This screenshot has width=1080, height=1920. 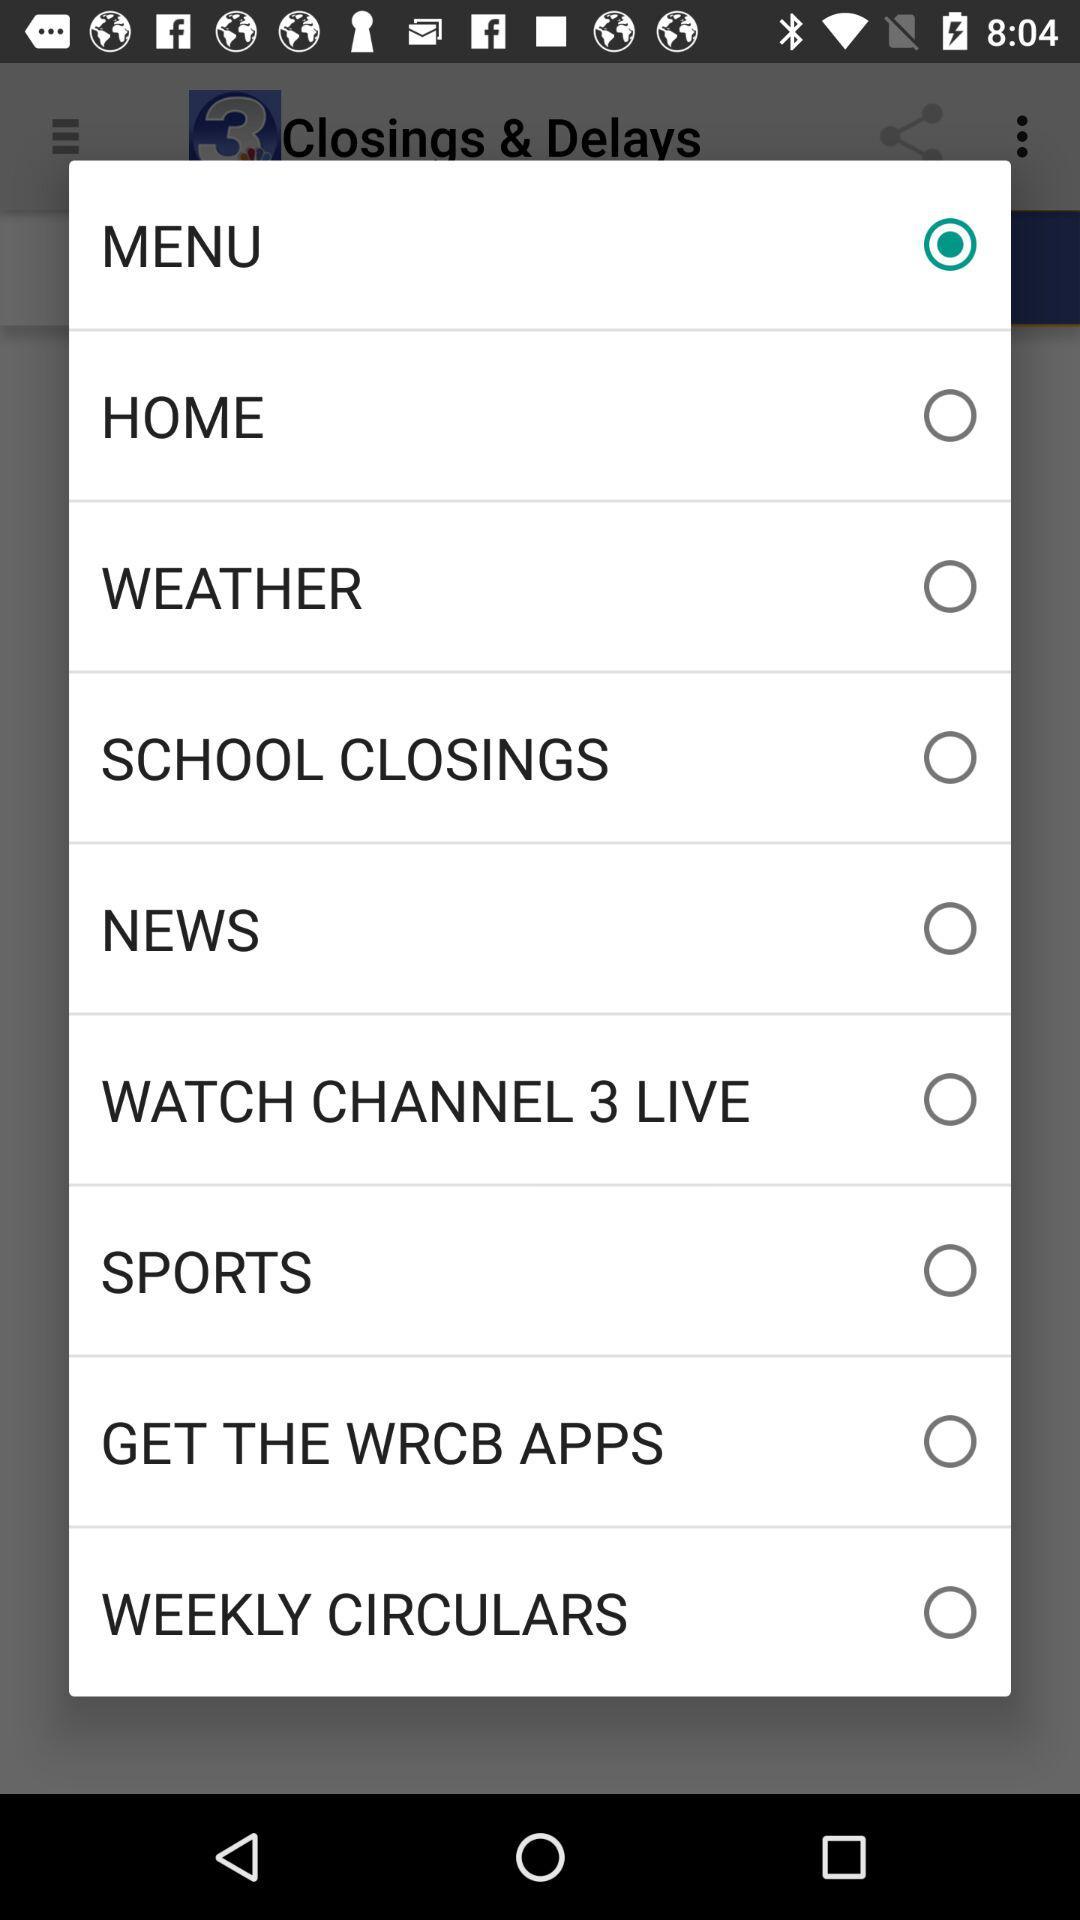 What do you see at coordinates (540, 927) in the screenshot?
I see `the news` at bounding box center [540, 927].